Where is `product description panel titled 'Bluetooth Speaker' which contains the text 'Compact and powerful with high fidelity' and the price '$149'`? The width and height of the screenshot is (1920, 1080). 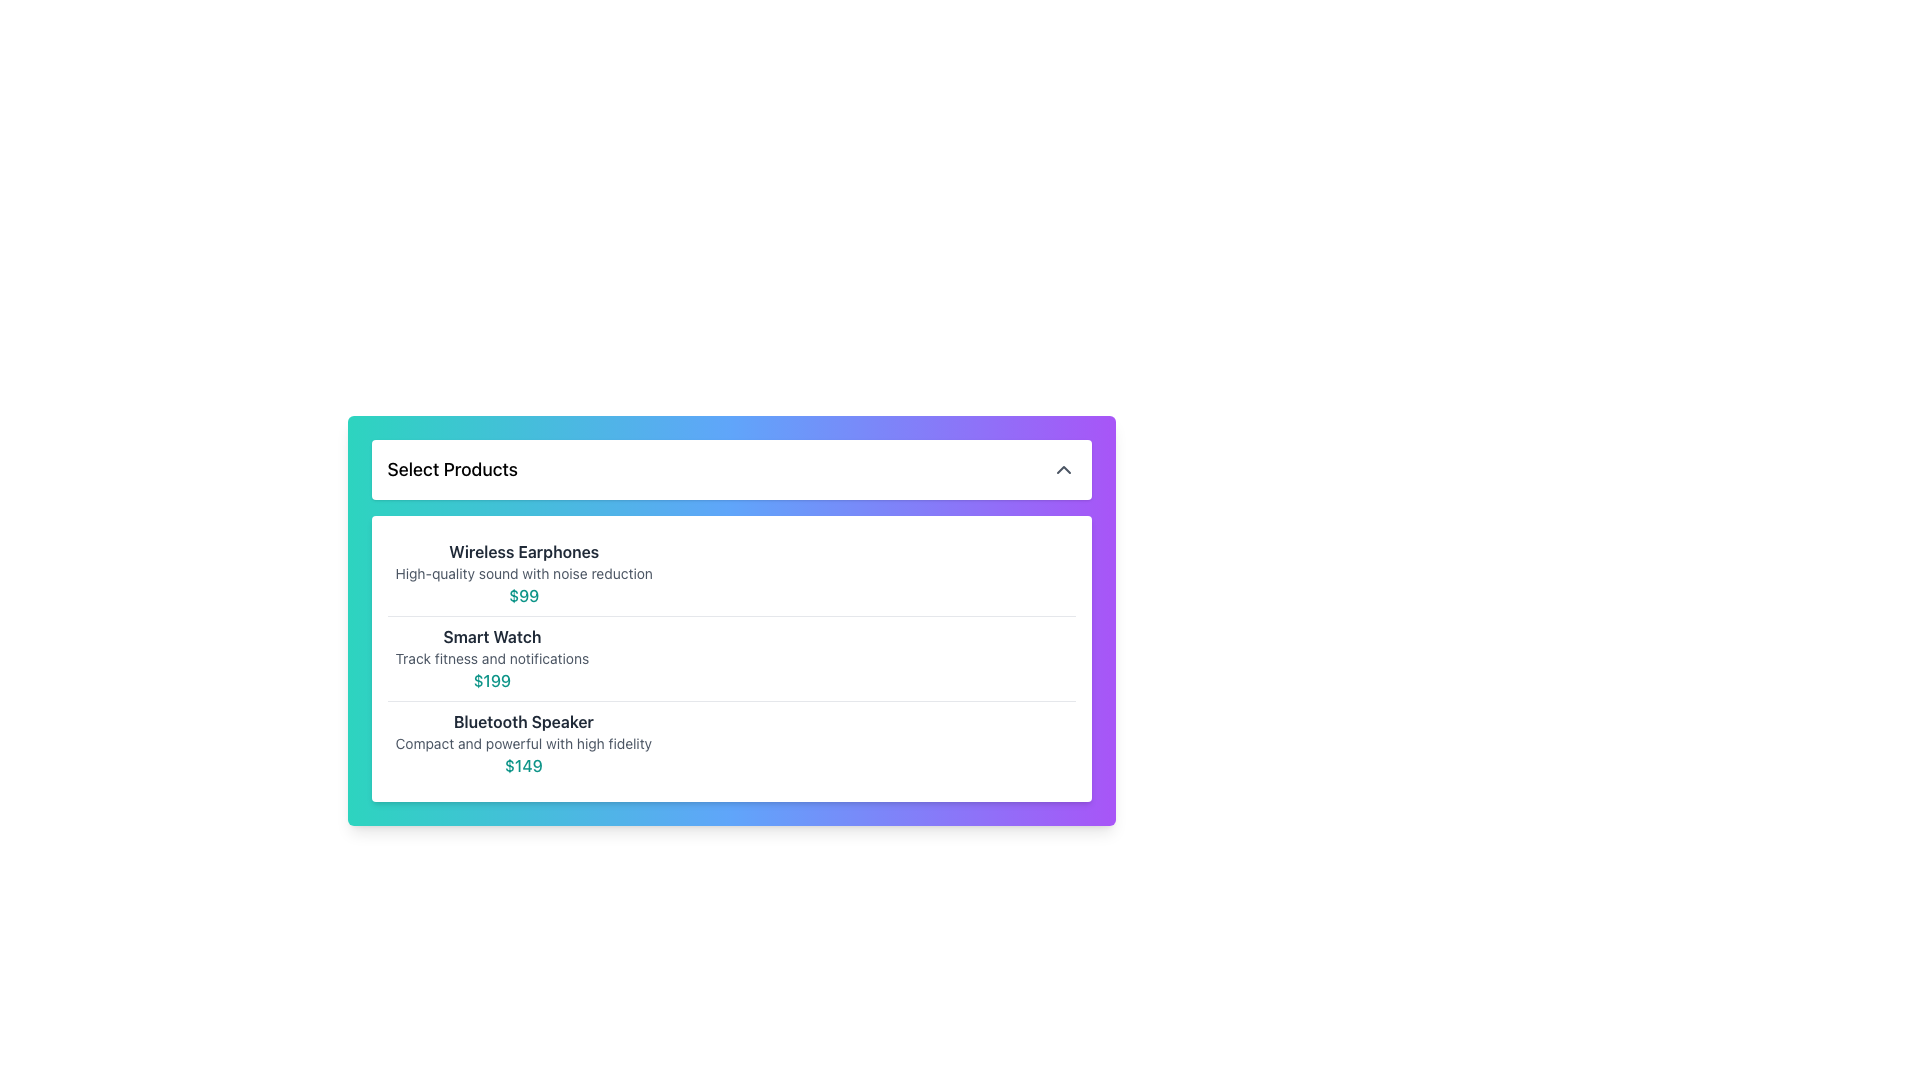 product description panel titled 'Bluetooth Speaker' which contains the text 'Compact and powerful with high fidelity' and the price '$149' is located at coordinates (523, 744).